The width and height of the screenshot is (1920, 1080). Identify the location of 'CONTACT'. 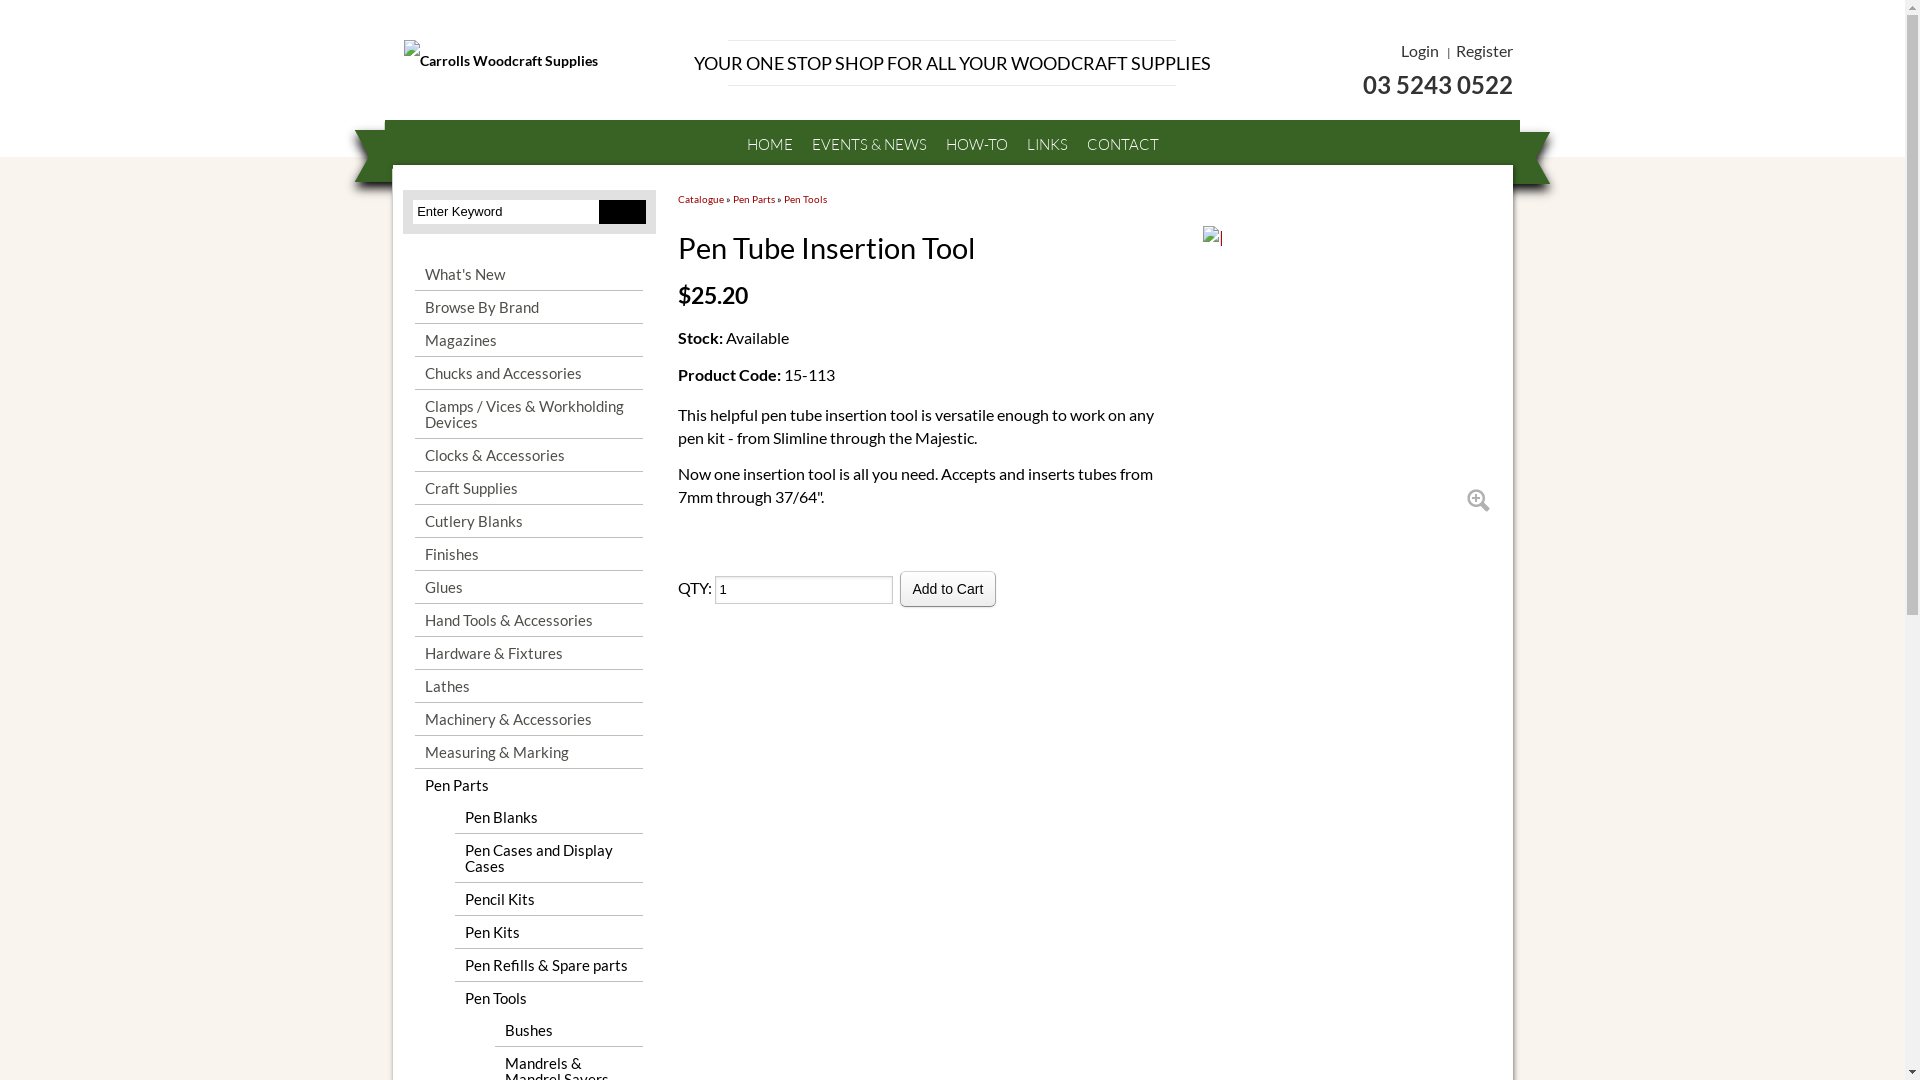
(1077, 143).